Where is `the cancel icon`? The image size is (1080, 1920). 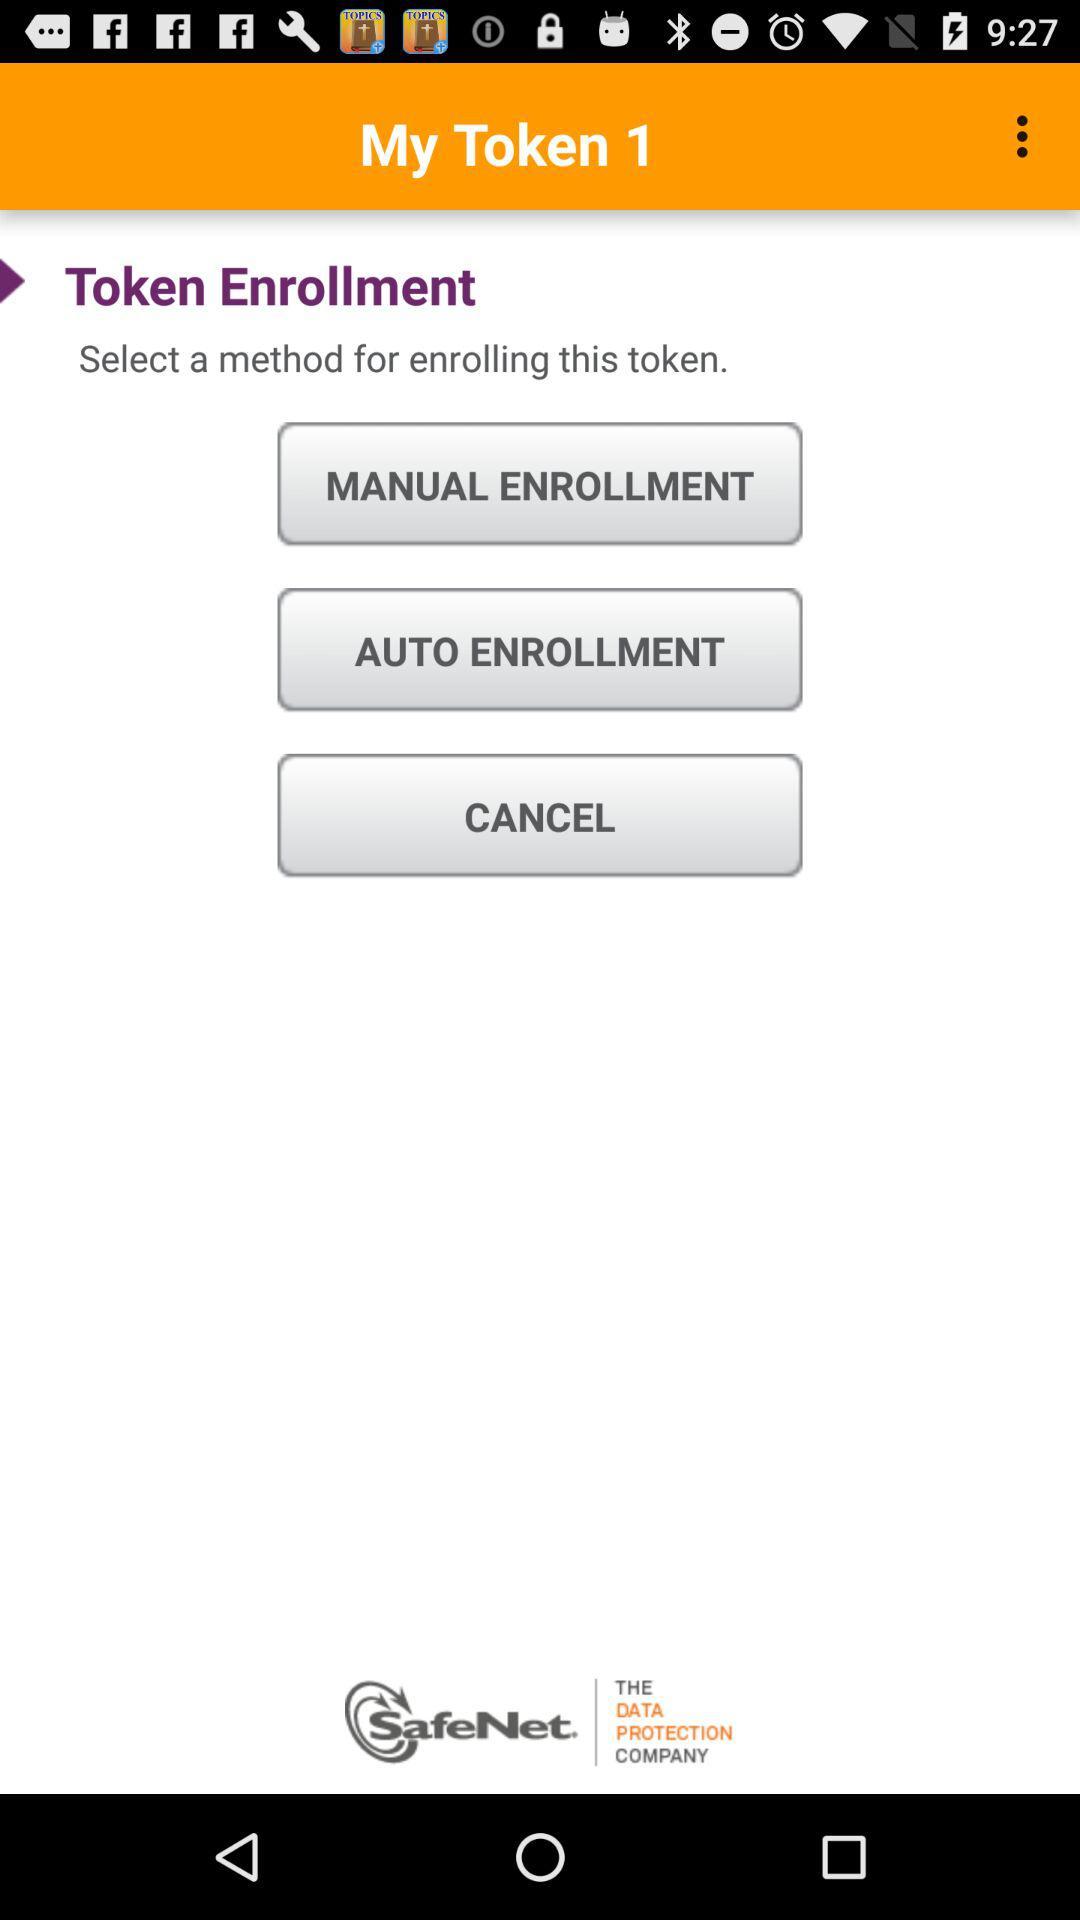 the cancel icon is located at coordinates (540, 816).